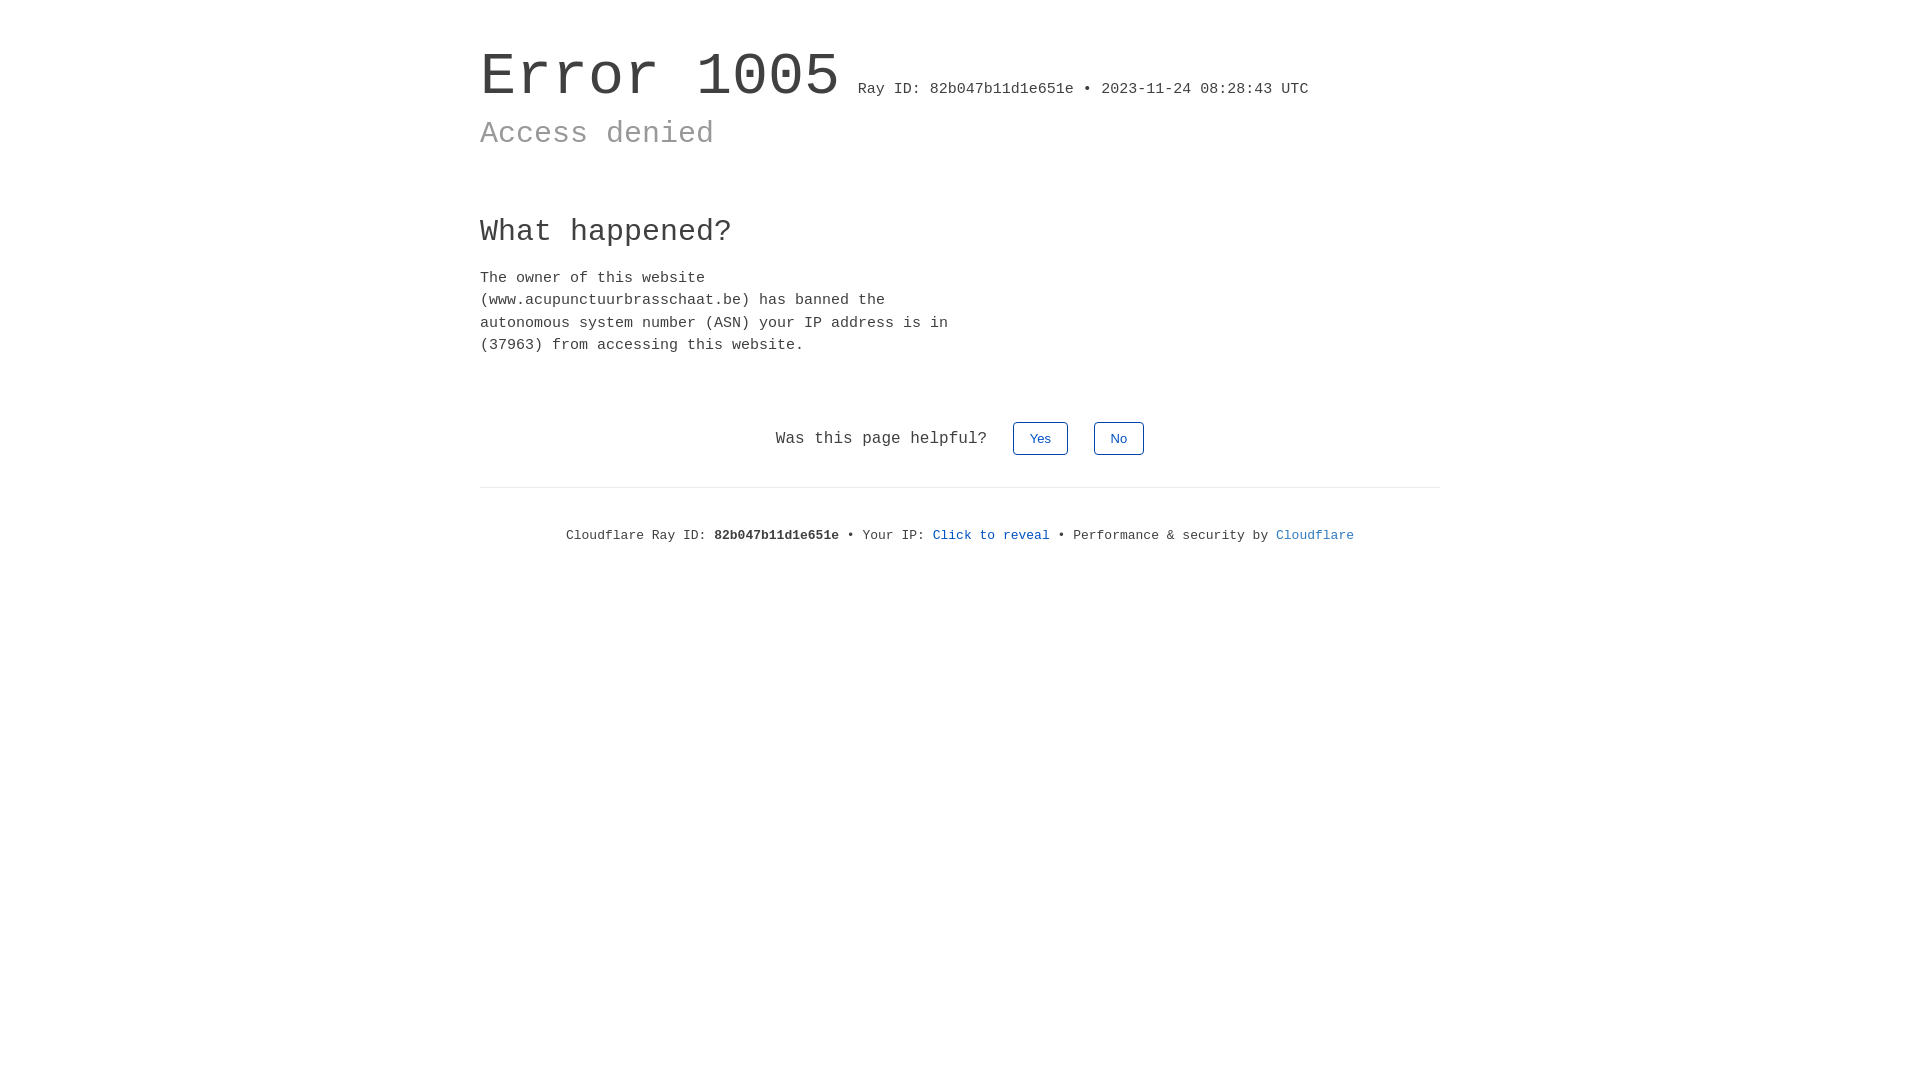 The height and width of the screenshot is (1080, 1920). Describe the element at coordinates (1012, 437) in the screenshot. I see `'Yes'` at that location.